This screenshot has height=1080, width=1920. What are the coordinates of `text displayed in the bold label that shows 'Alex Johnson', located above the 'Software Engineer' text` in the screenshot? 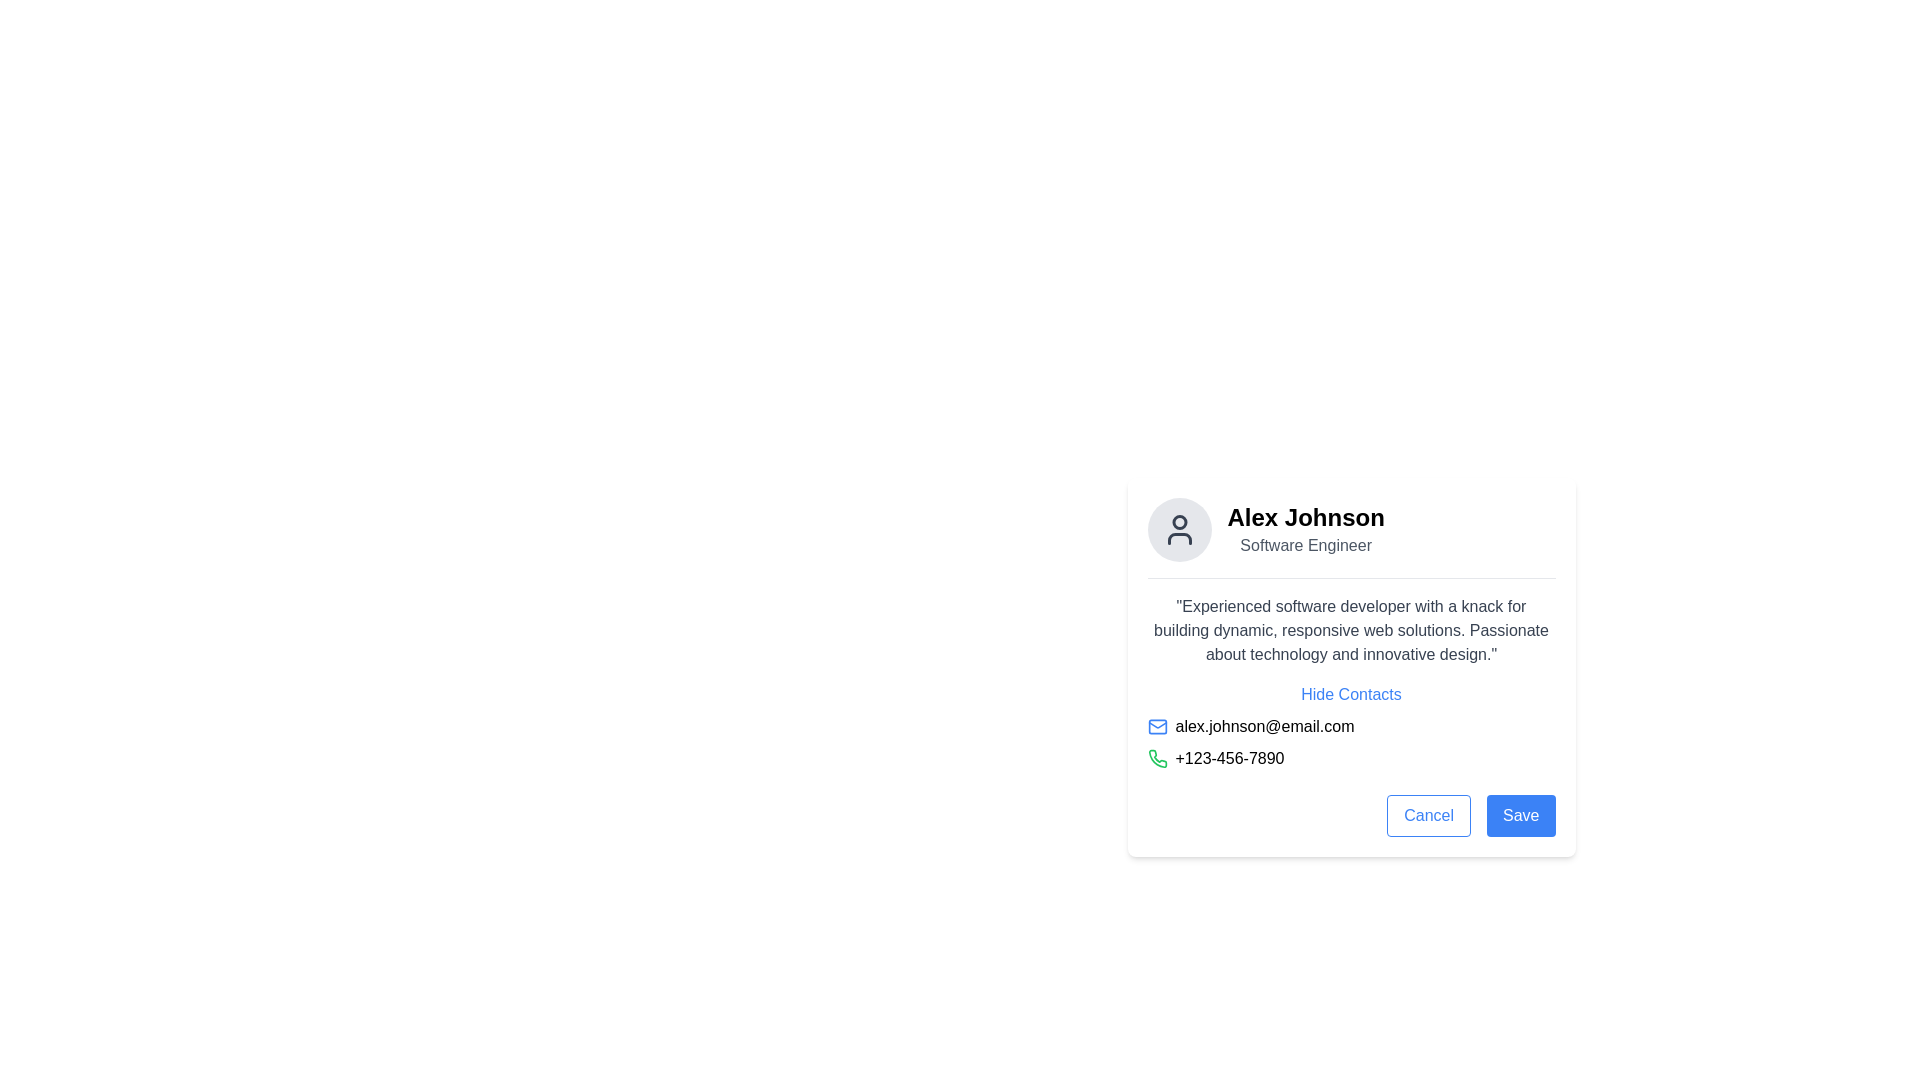 It's located at (1306, 516).